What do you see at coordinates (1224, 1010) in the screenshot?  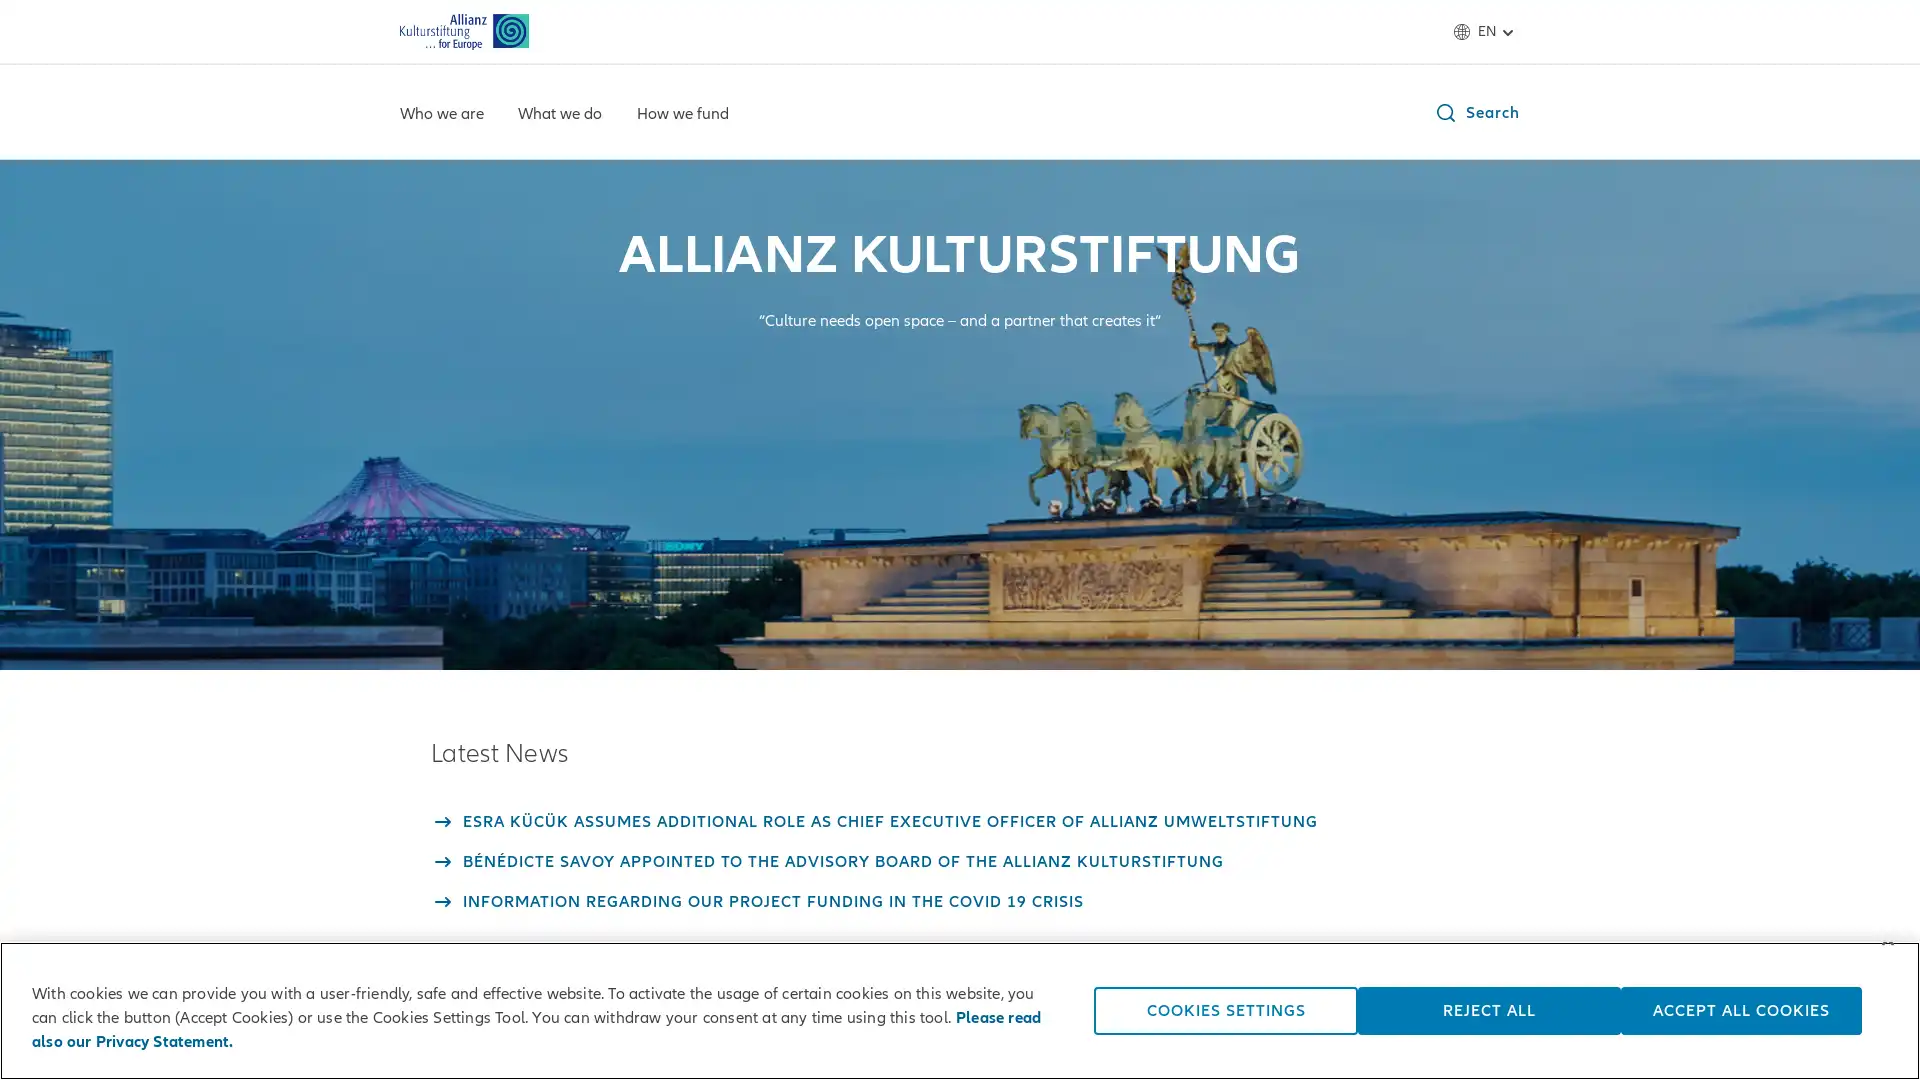 I see `COOKIES SETTINGS` at bounding box center [1224, 1010].